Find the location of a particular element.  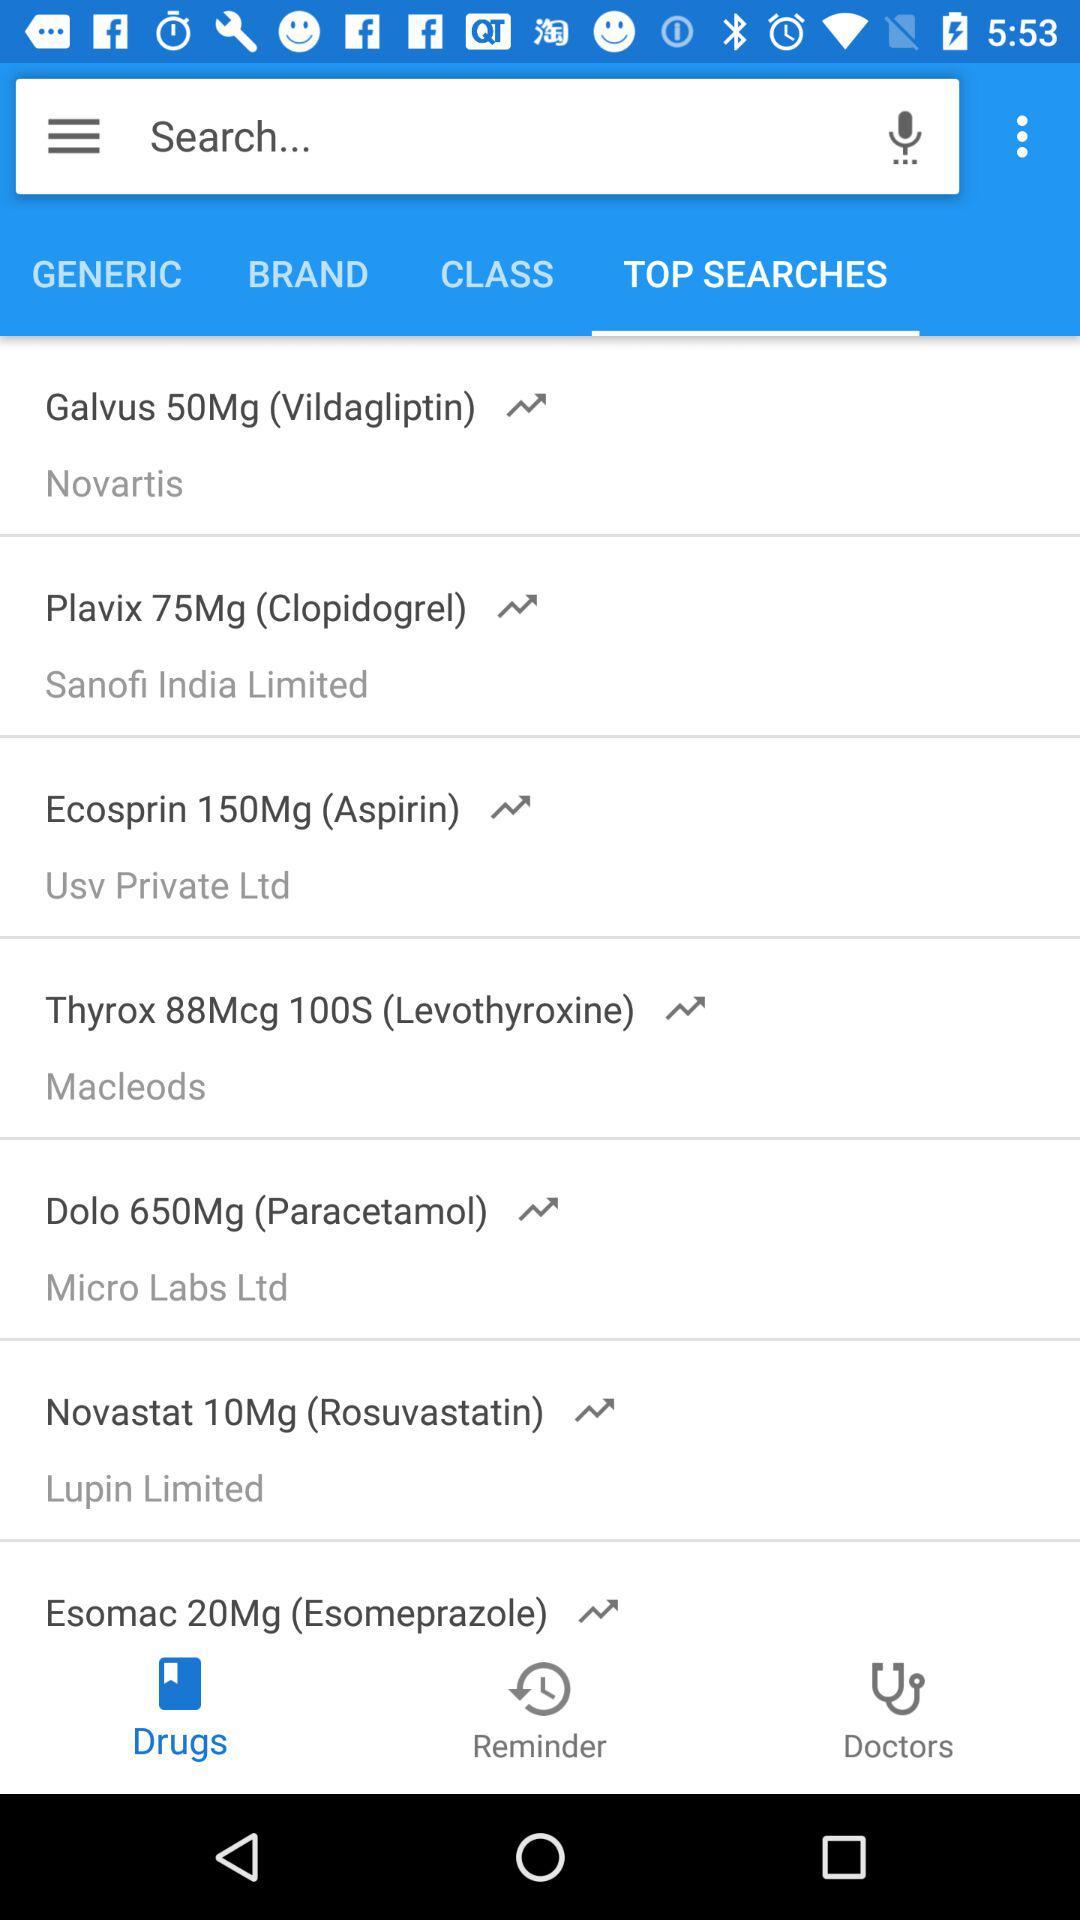

the sanofi india limited item is located at coordinates (549, 690).